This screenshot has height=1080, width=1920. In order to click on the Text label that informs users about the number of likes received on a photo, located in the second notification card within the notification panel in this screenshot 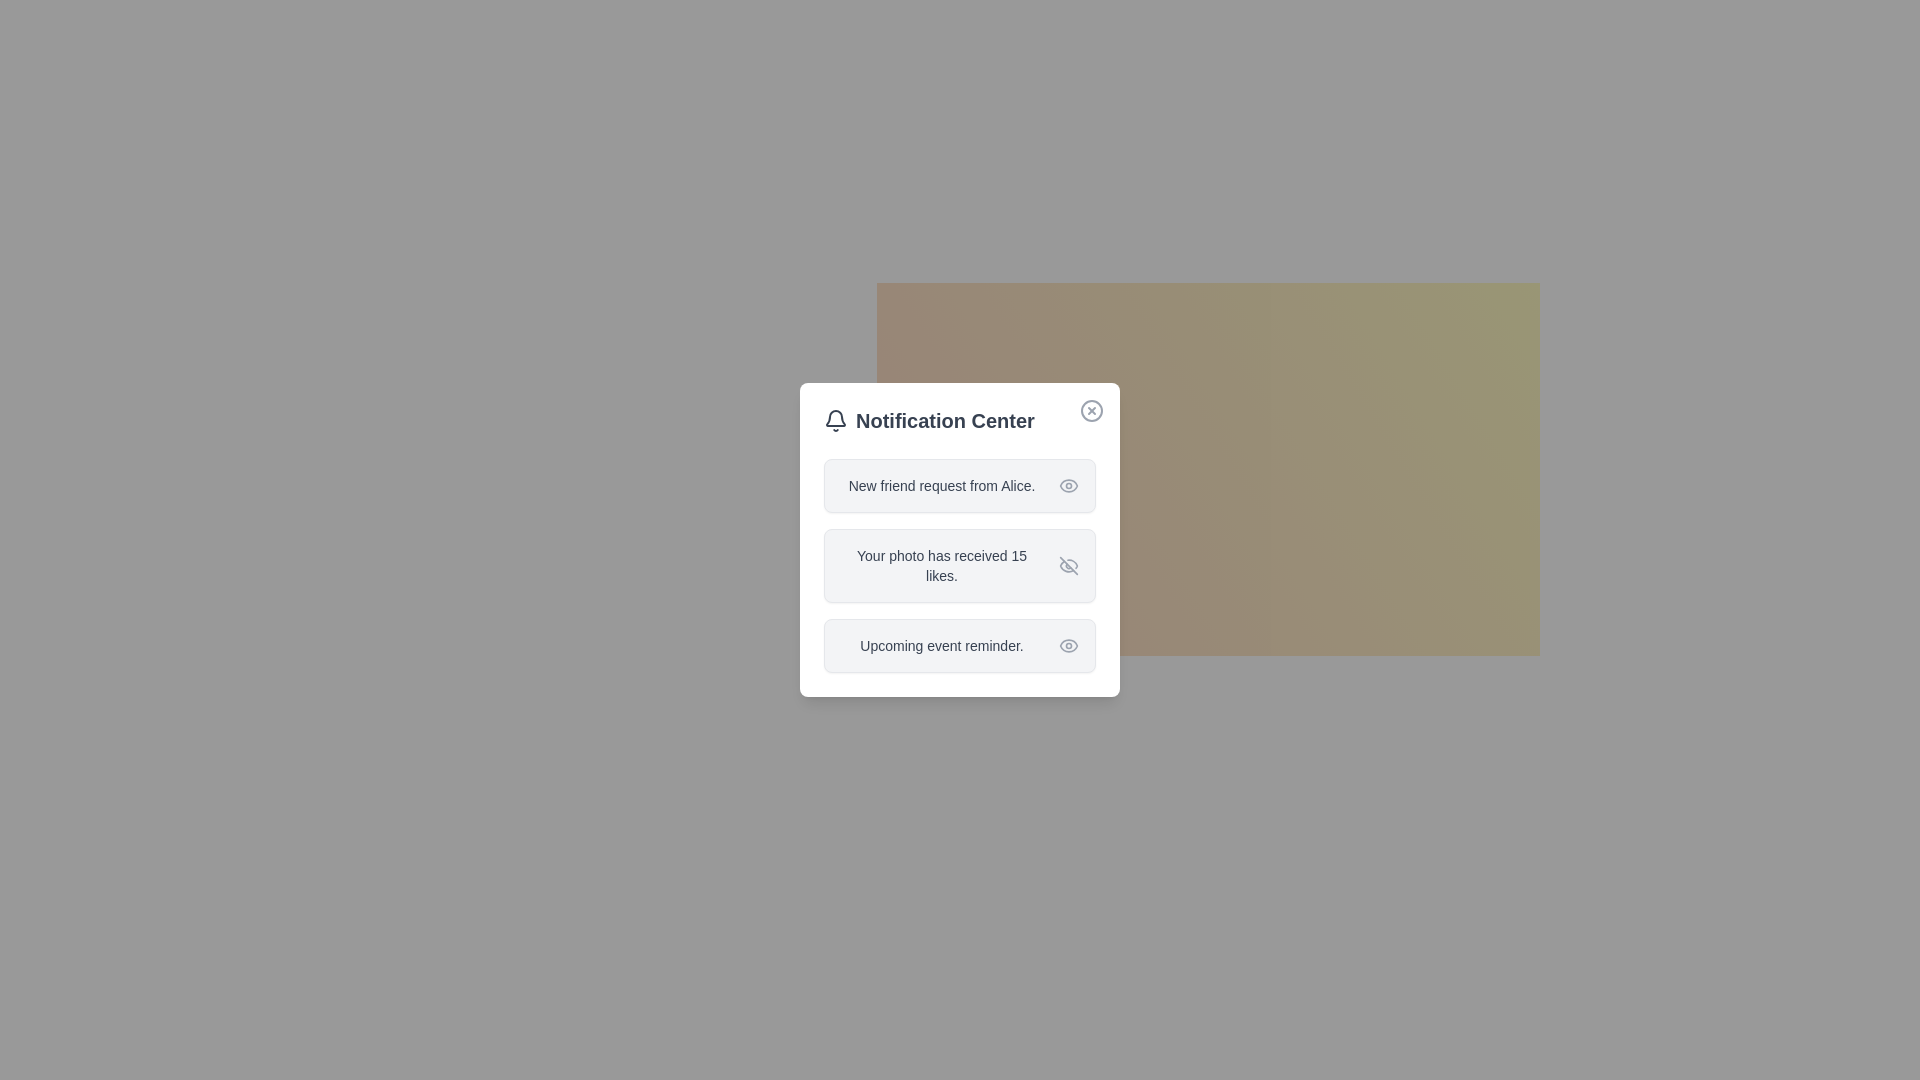, I will do `click(940, 566)`.